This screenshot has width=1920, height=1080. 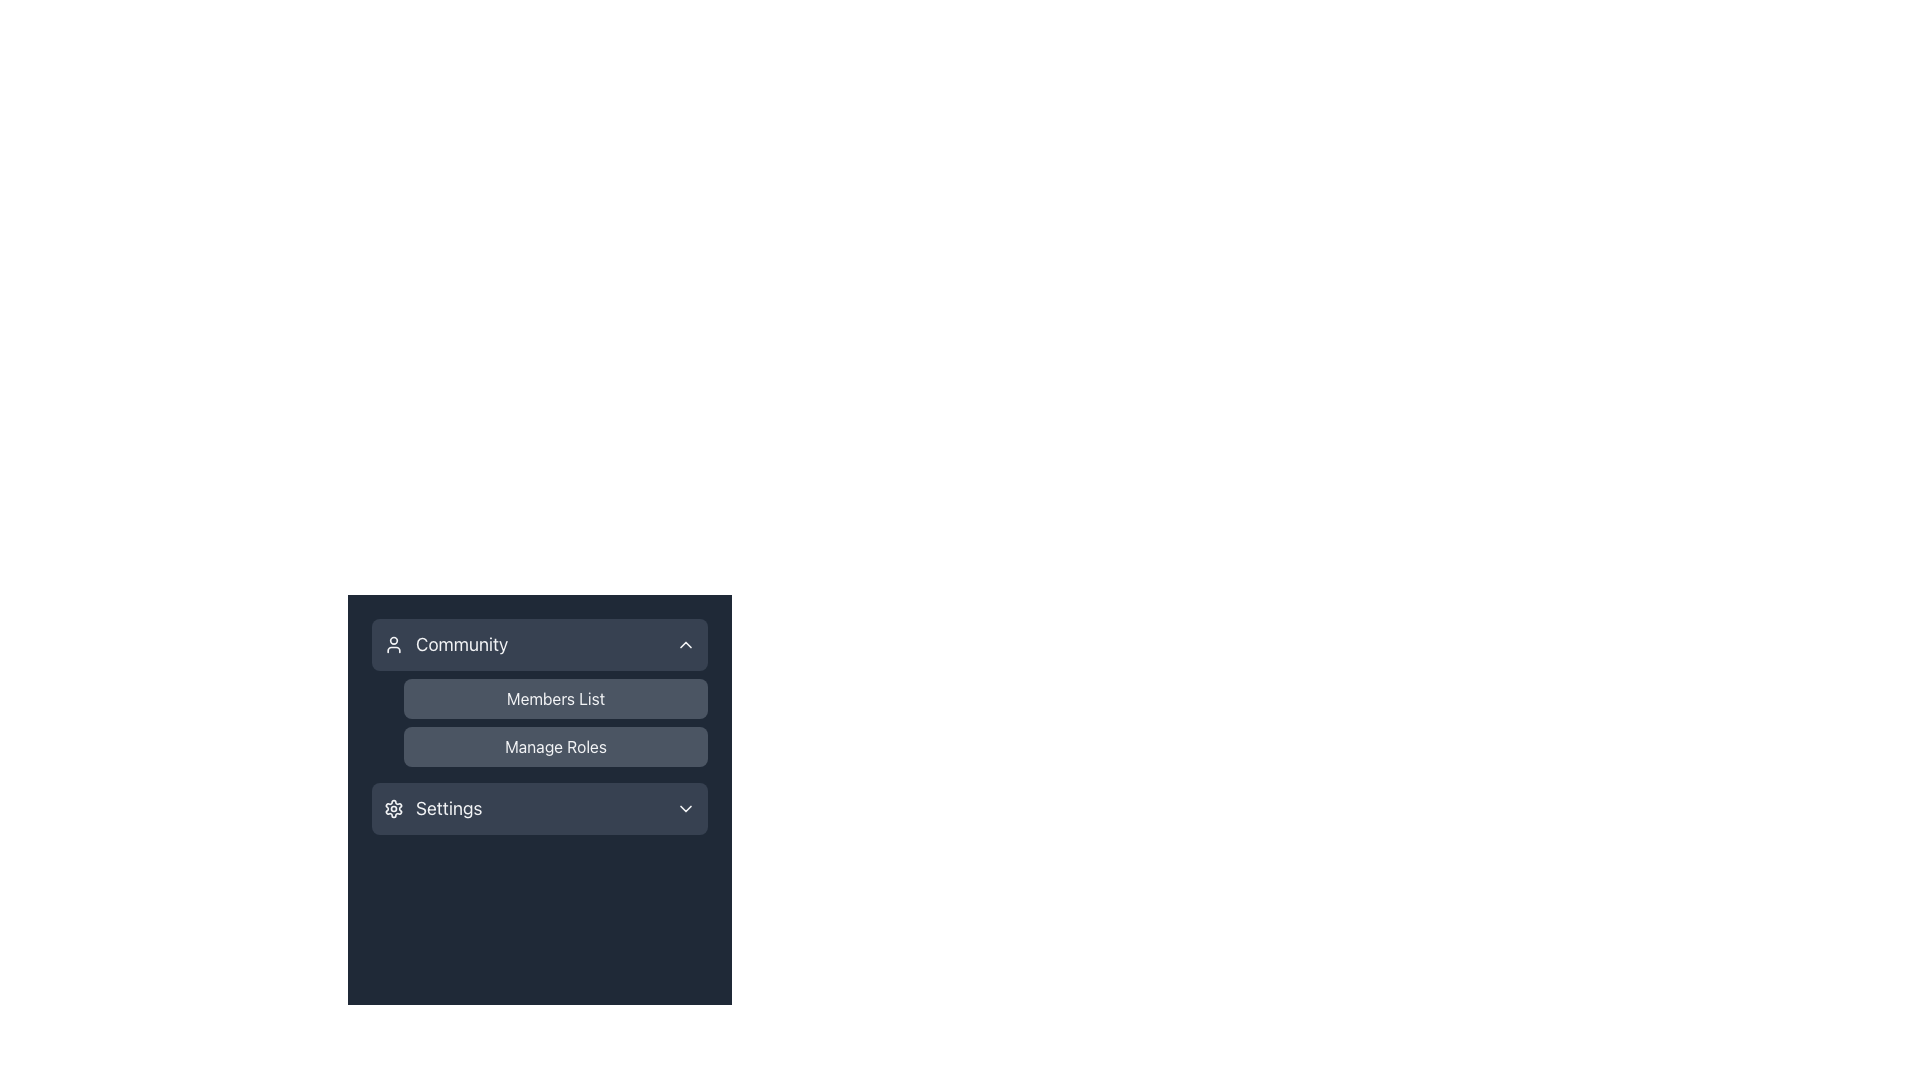 What do you see at coordinates (556, 747) in the screenshot?
I see `the navigation button for managing roles located under the 'Community' header, specifically the second row option beneath 'Members List'` at bounding box center [556, 747].